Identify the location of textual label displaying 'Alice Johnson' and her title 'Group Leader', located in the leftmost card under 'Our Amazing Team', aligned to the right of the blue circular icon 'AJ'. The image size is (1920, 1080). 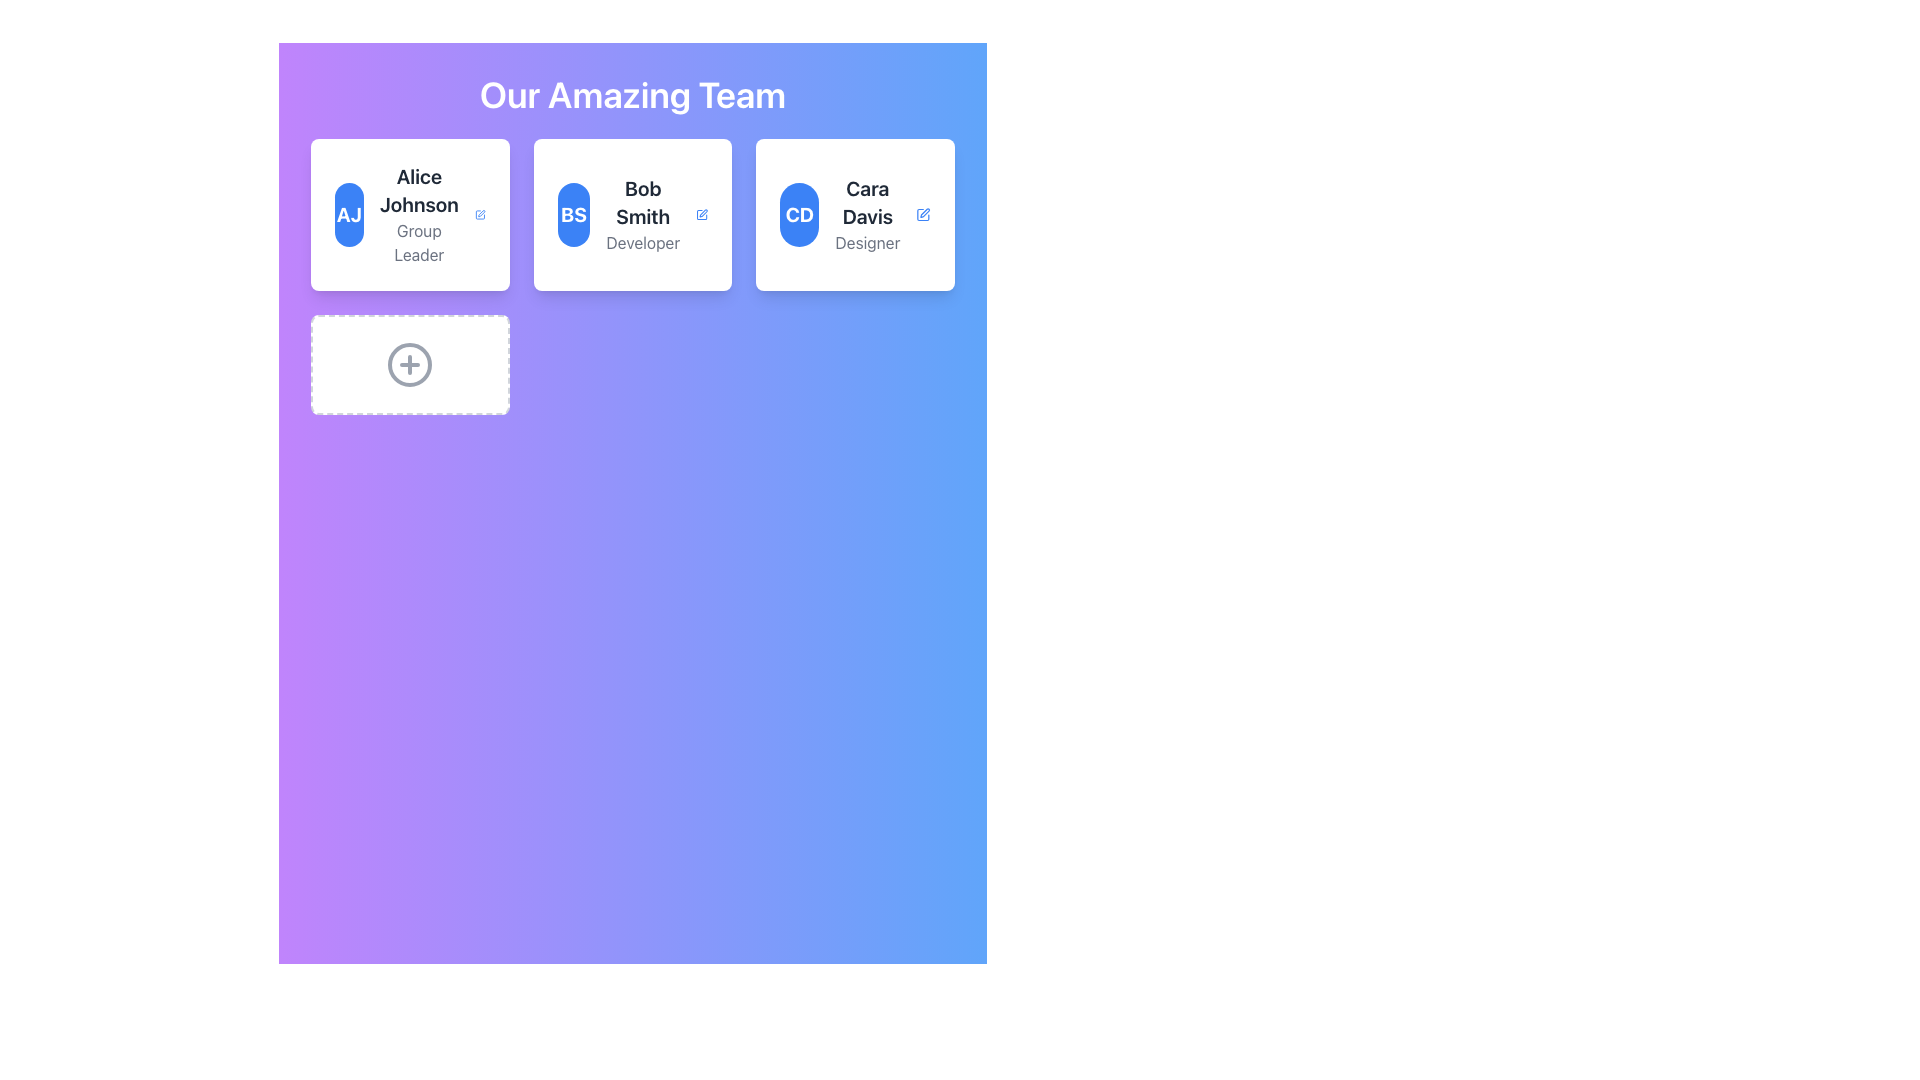
(418, 215).